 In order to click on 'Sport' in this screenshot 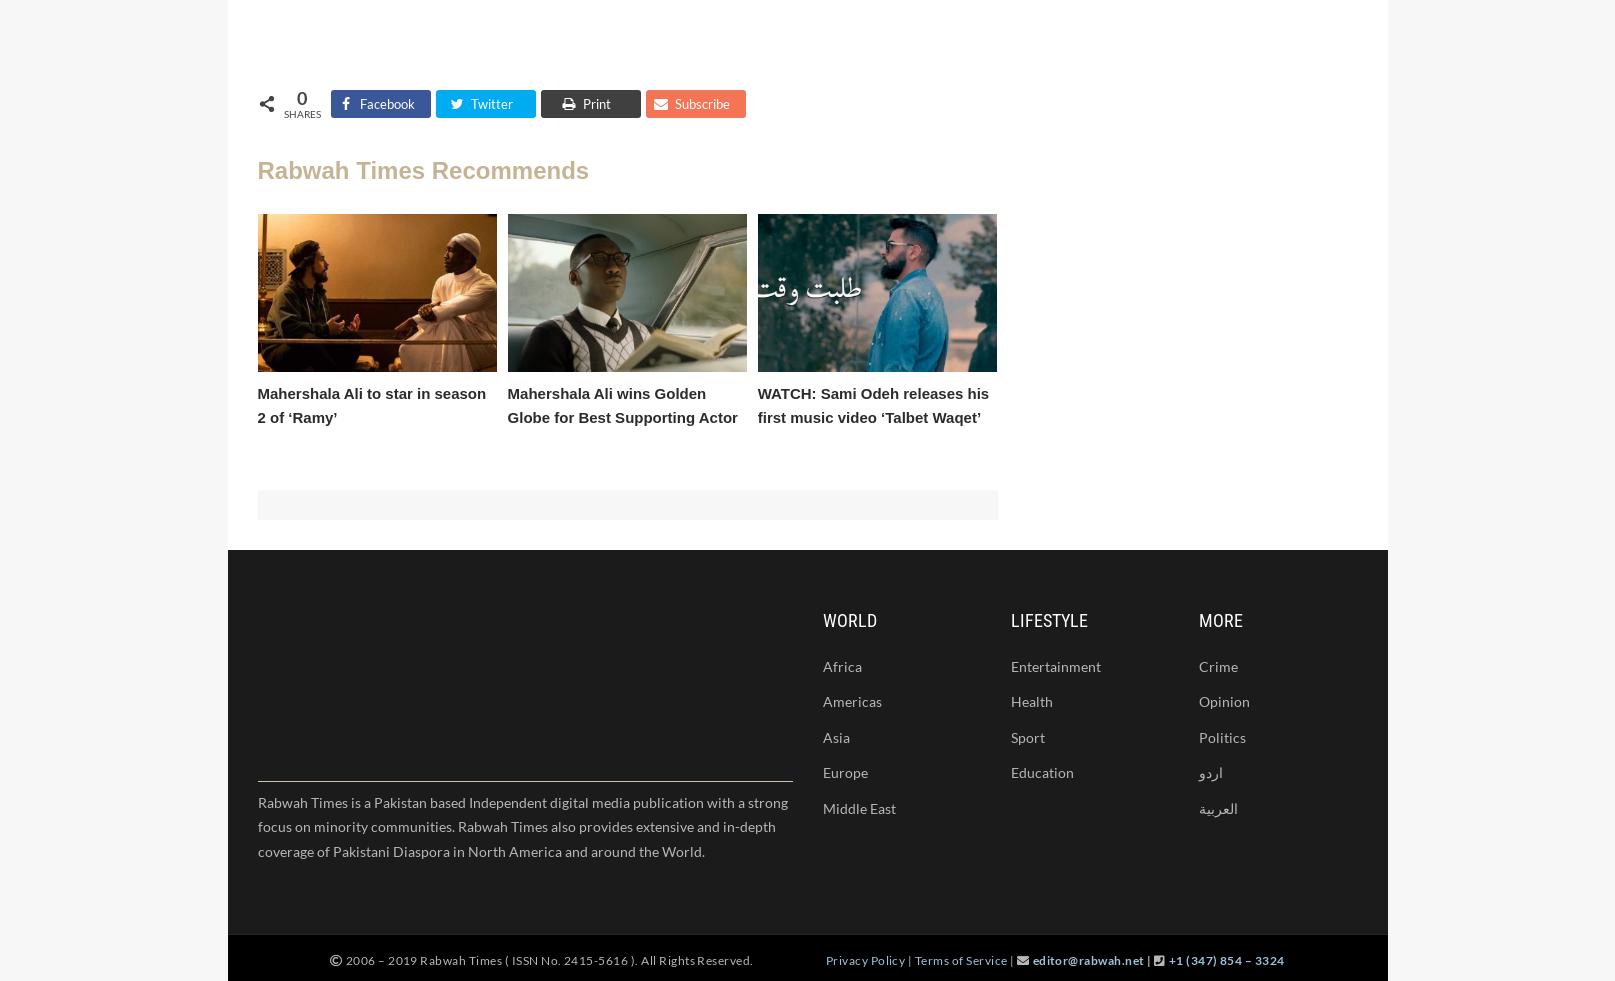, I will do `click(1025, 737)`.